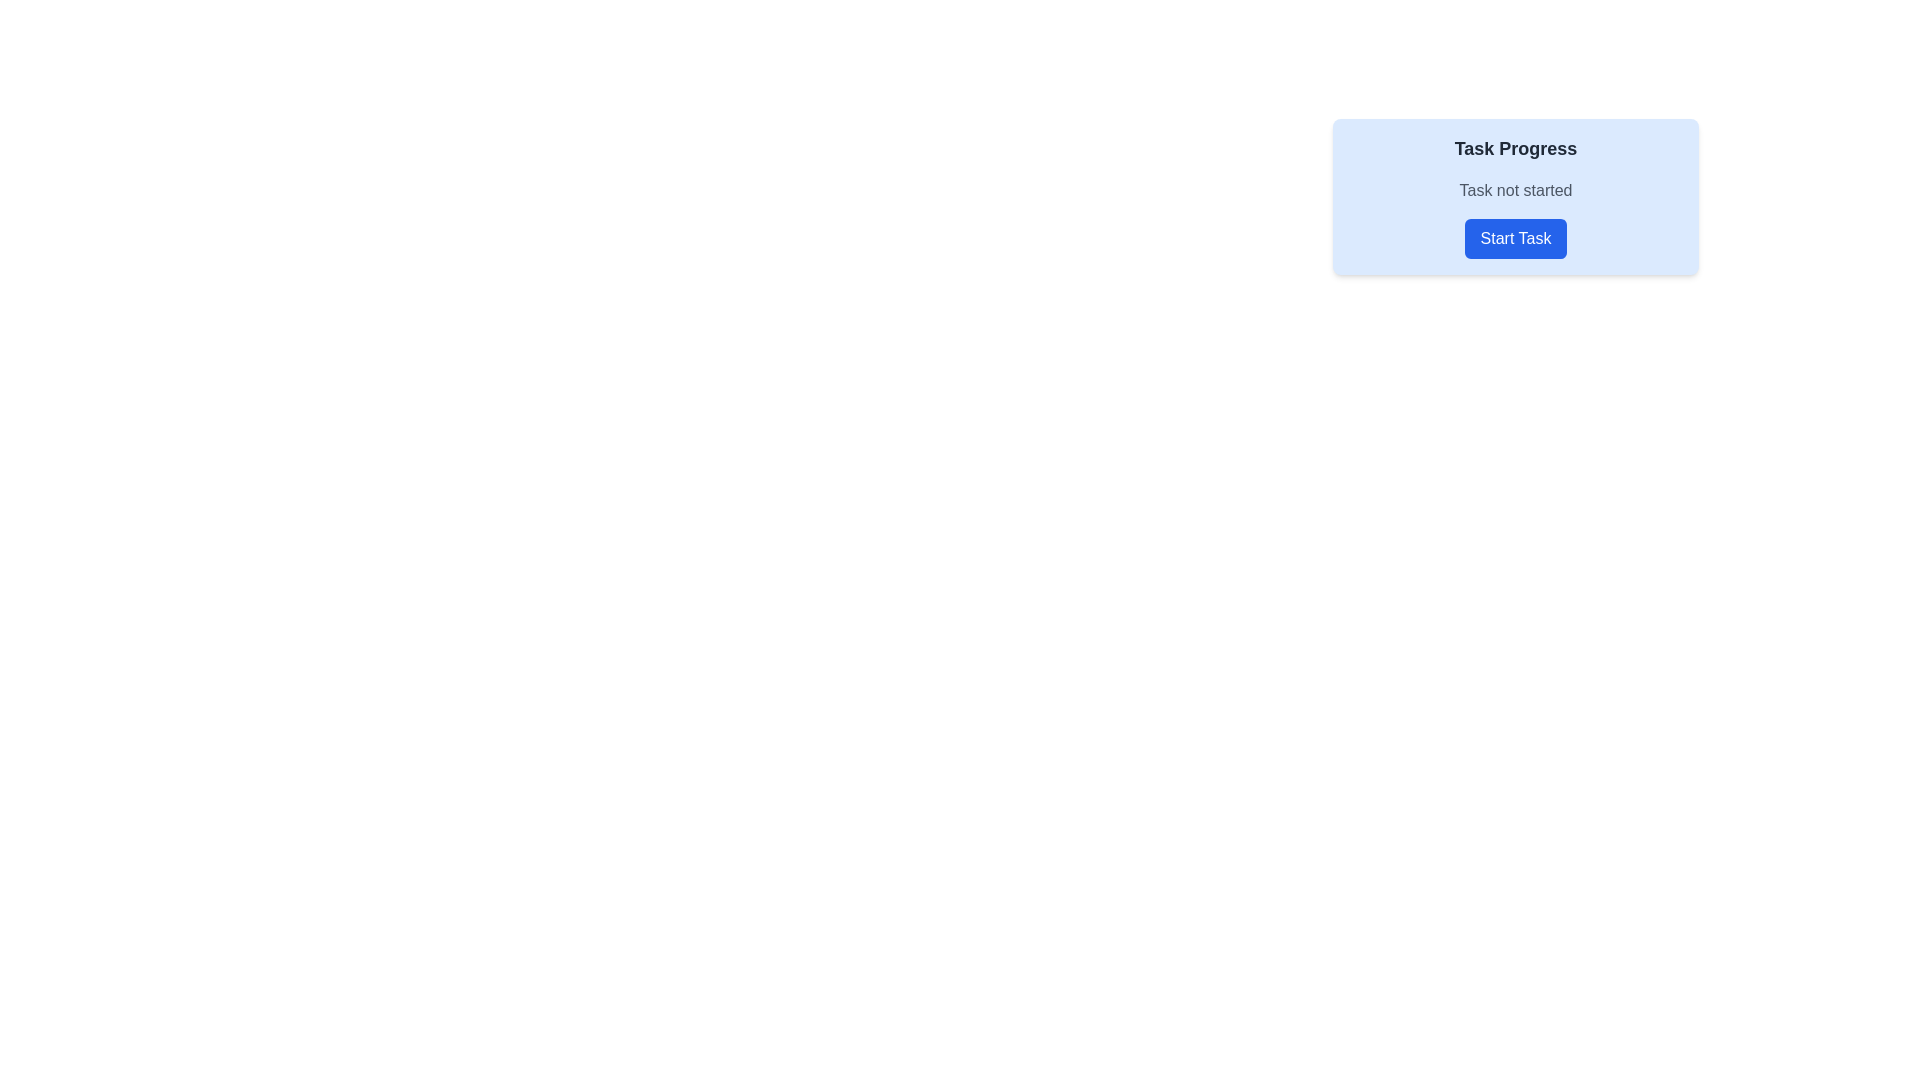  What do you see at coordinates (1516, 238) in the screenshot?
I see `the third button below the 'Task Progress' and 'Task not started' text elements` at bounding box center [1516, 238].